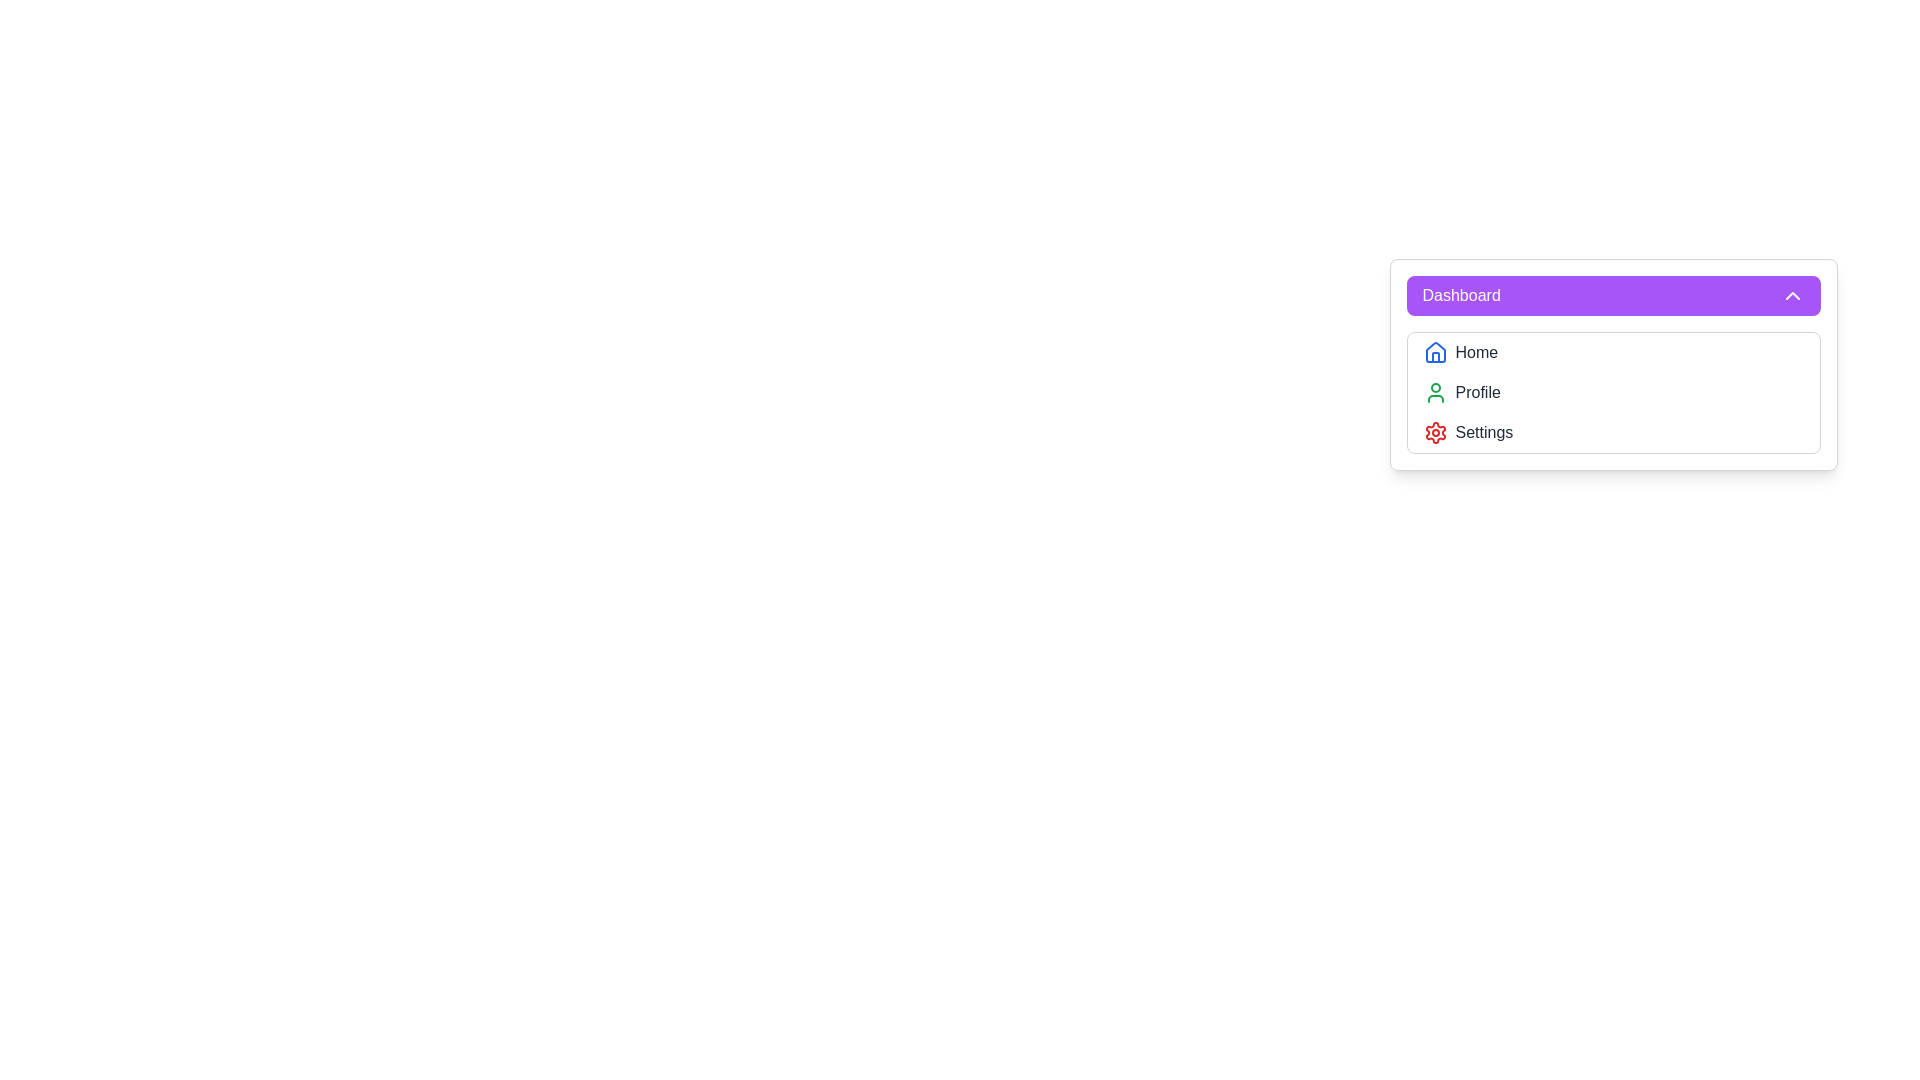  I want to click on the 'Profile' text link in the vertical menu, so click(1478, 393).